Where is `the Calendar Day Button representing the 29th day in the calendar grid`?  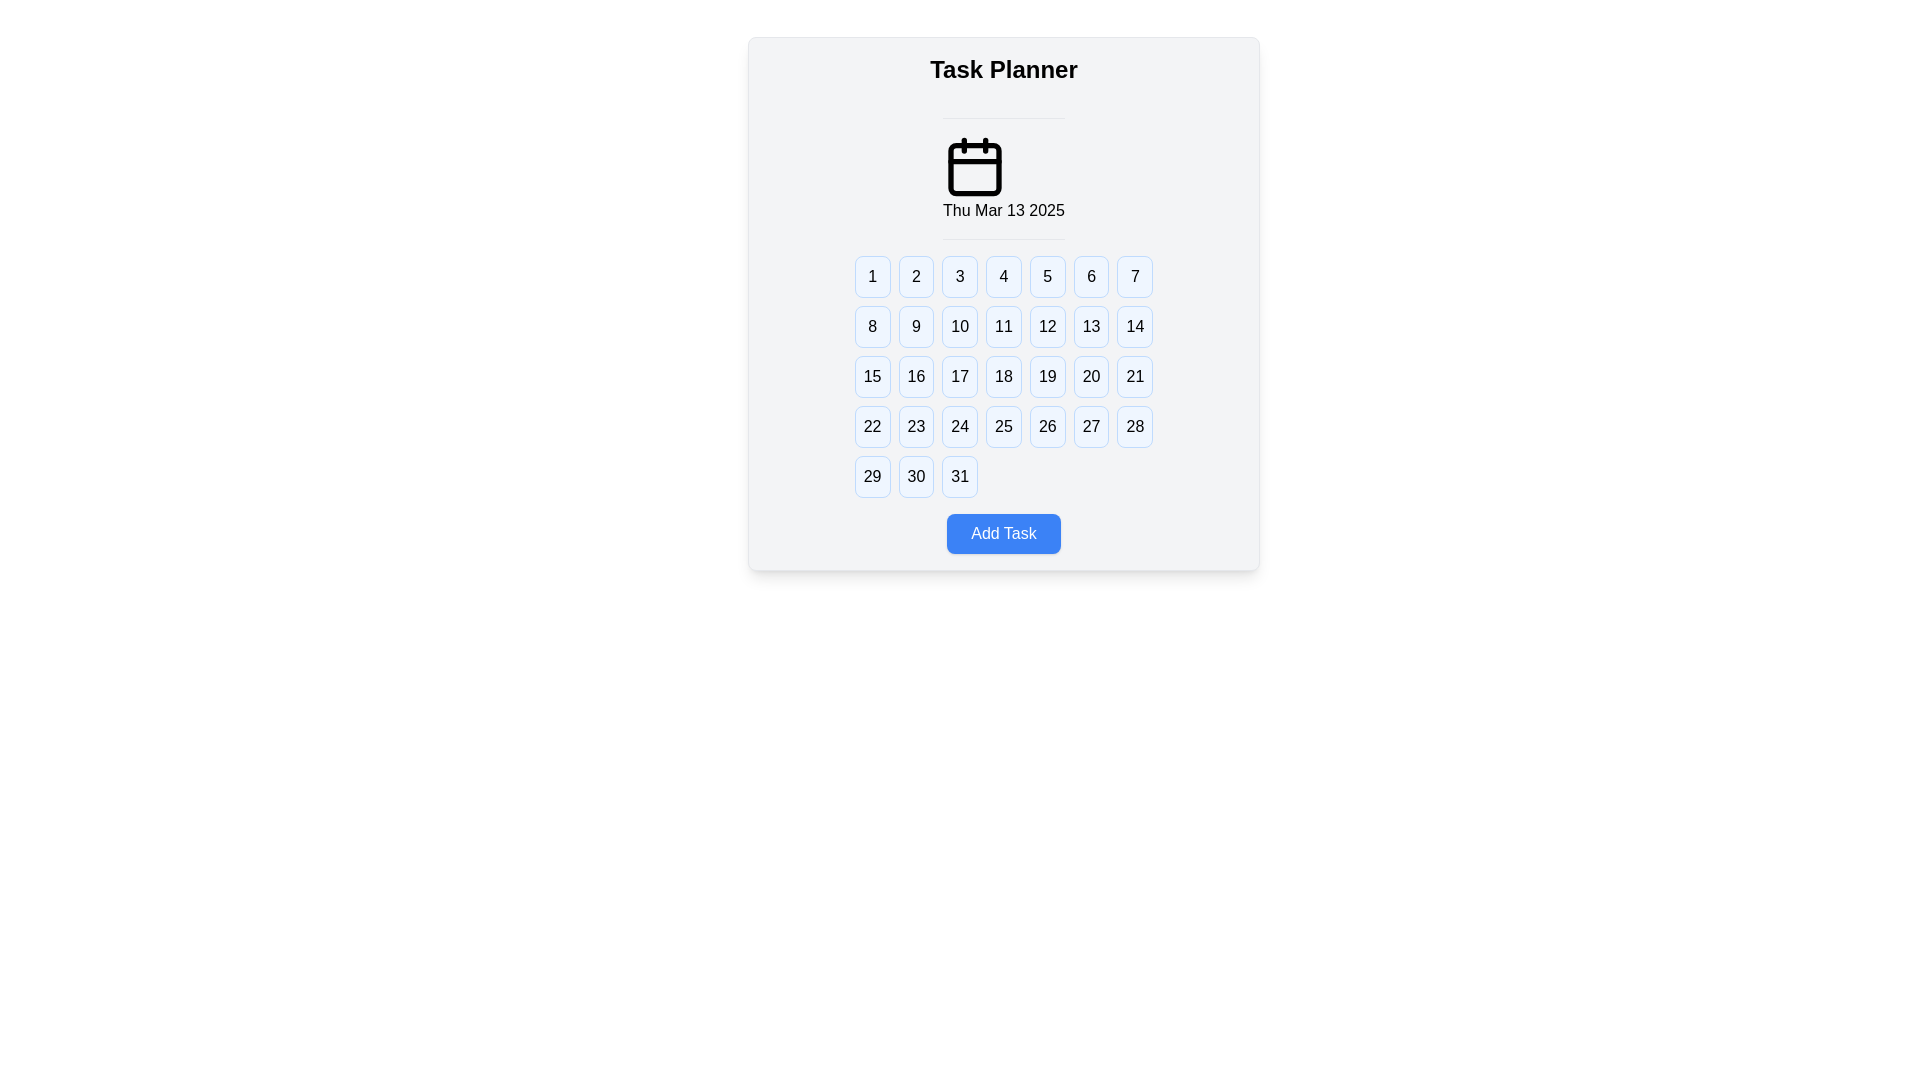
the Calendar Day Button representing the 29th day in the calendar grid is located at coordinates (872, 477).